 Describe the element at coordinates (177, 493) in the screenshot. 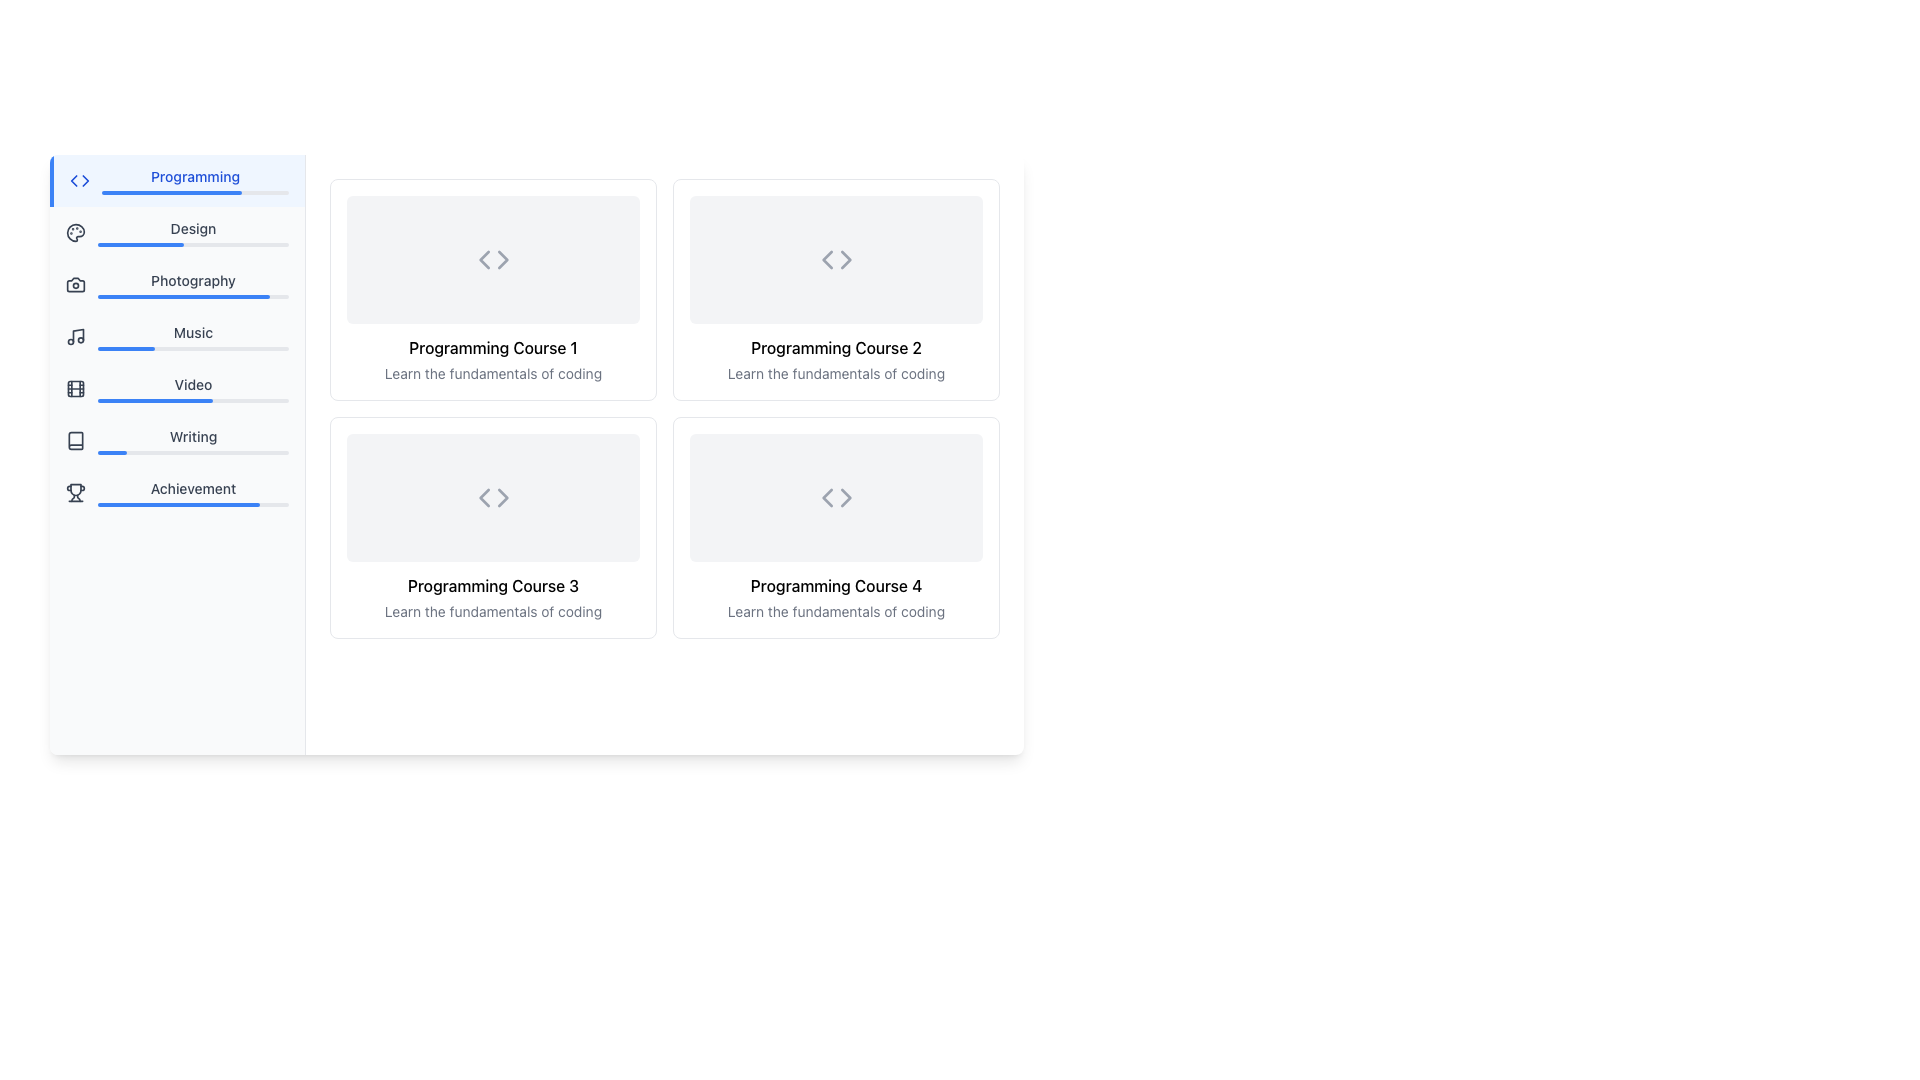

I see `the seventh button in the vertical list of menu items in the left-hand sidebar` at that location.